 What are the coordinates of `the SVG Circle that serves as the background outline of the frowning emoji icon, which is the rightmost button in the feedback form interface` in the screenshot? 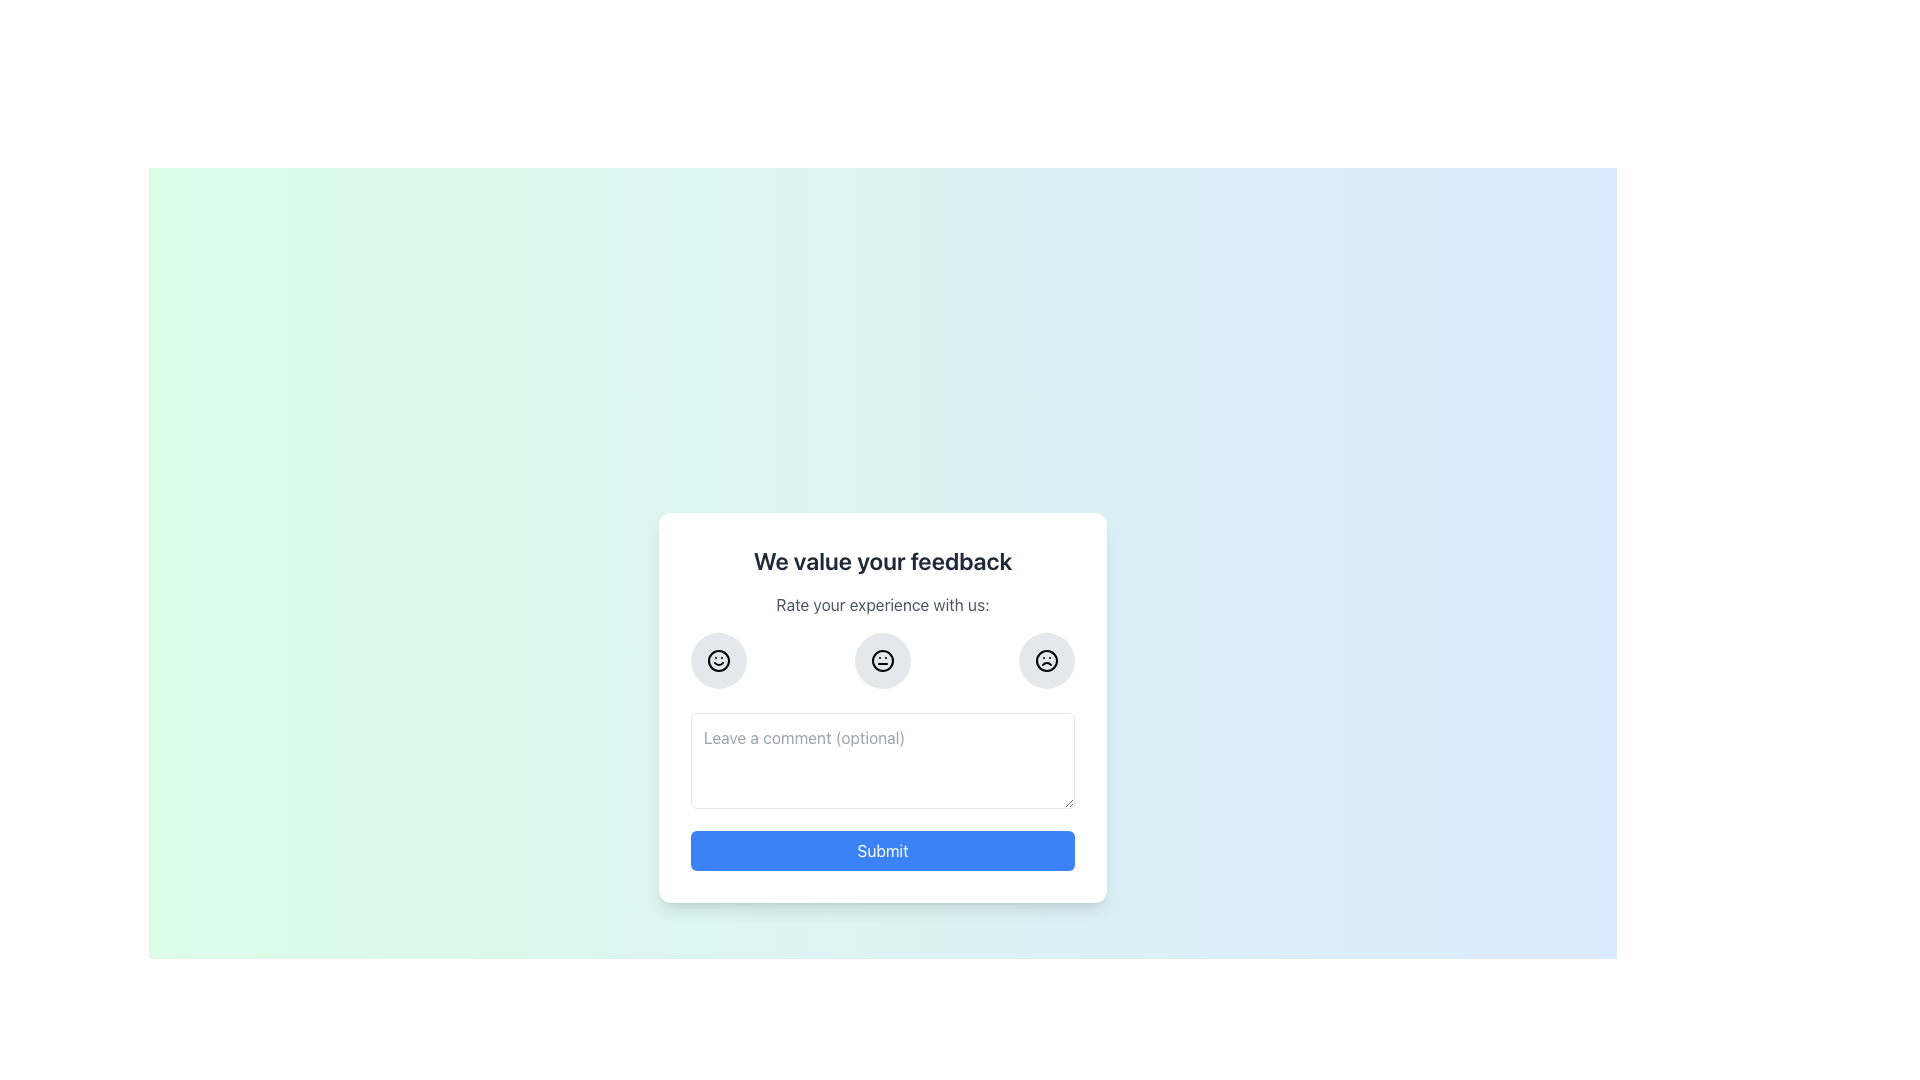 It's located at (1045, 660).